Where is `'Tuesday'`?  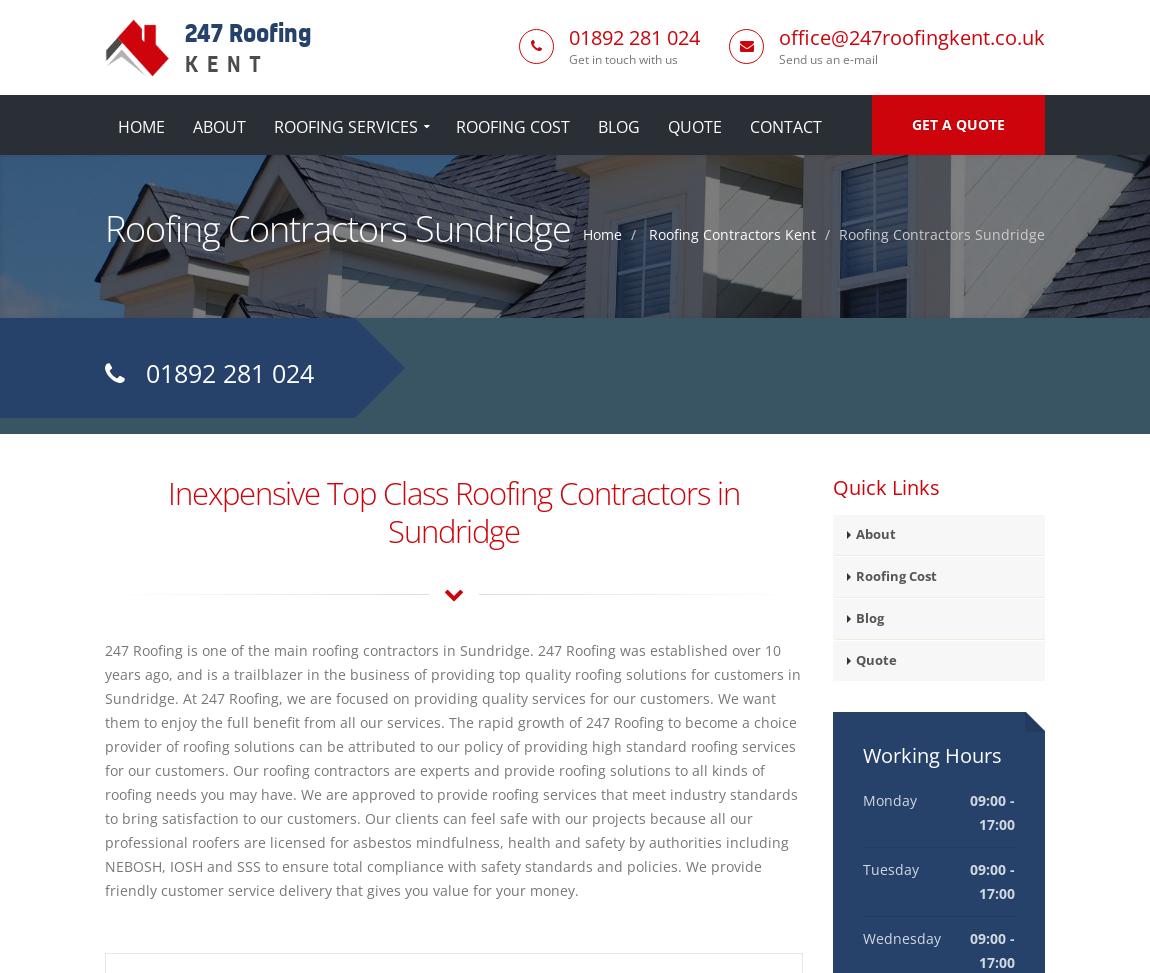
'Tuesday' is located at coordinates (889, 869).